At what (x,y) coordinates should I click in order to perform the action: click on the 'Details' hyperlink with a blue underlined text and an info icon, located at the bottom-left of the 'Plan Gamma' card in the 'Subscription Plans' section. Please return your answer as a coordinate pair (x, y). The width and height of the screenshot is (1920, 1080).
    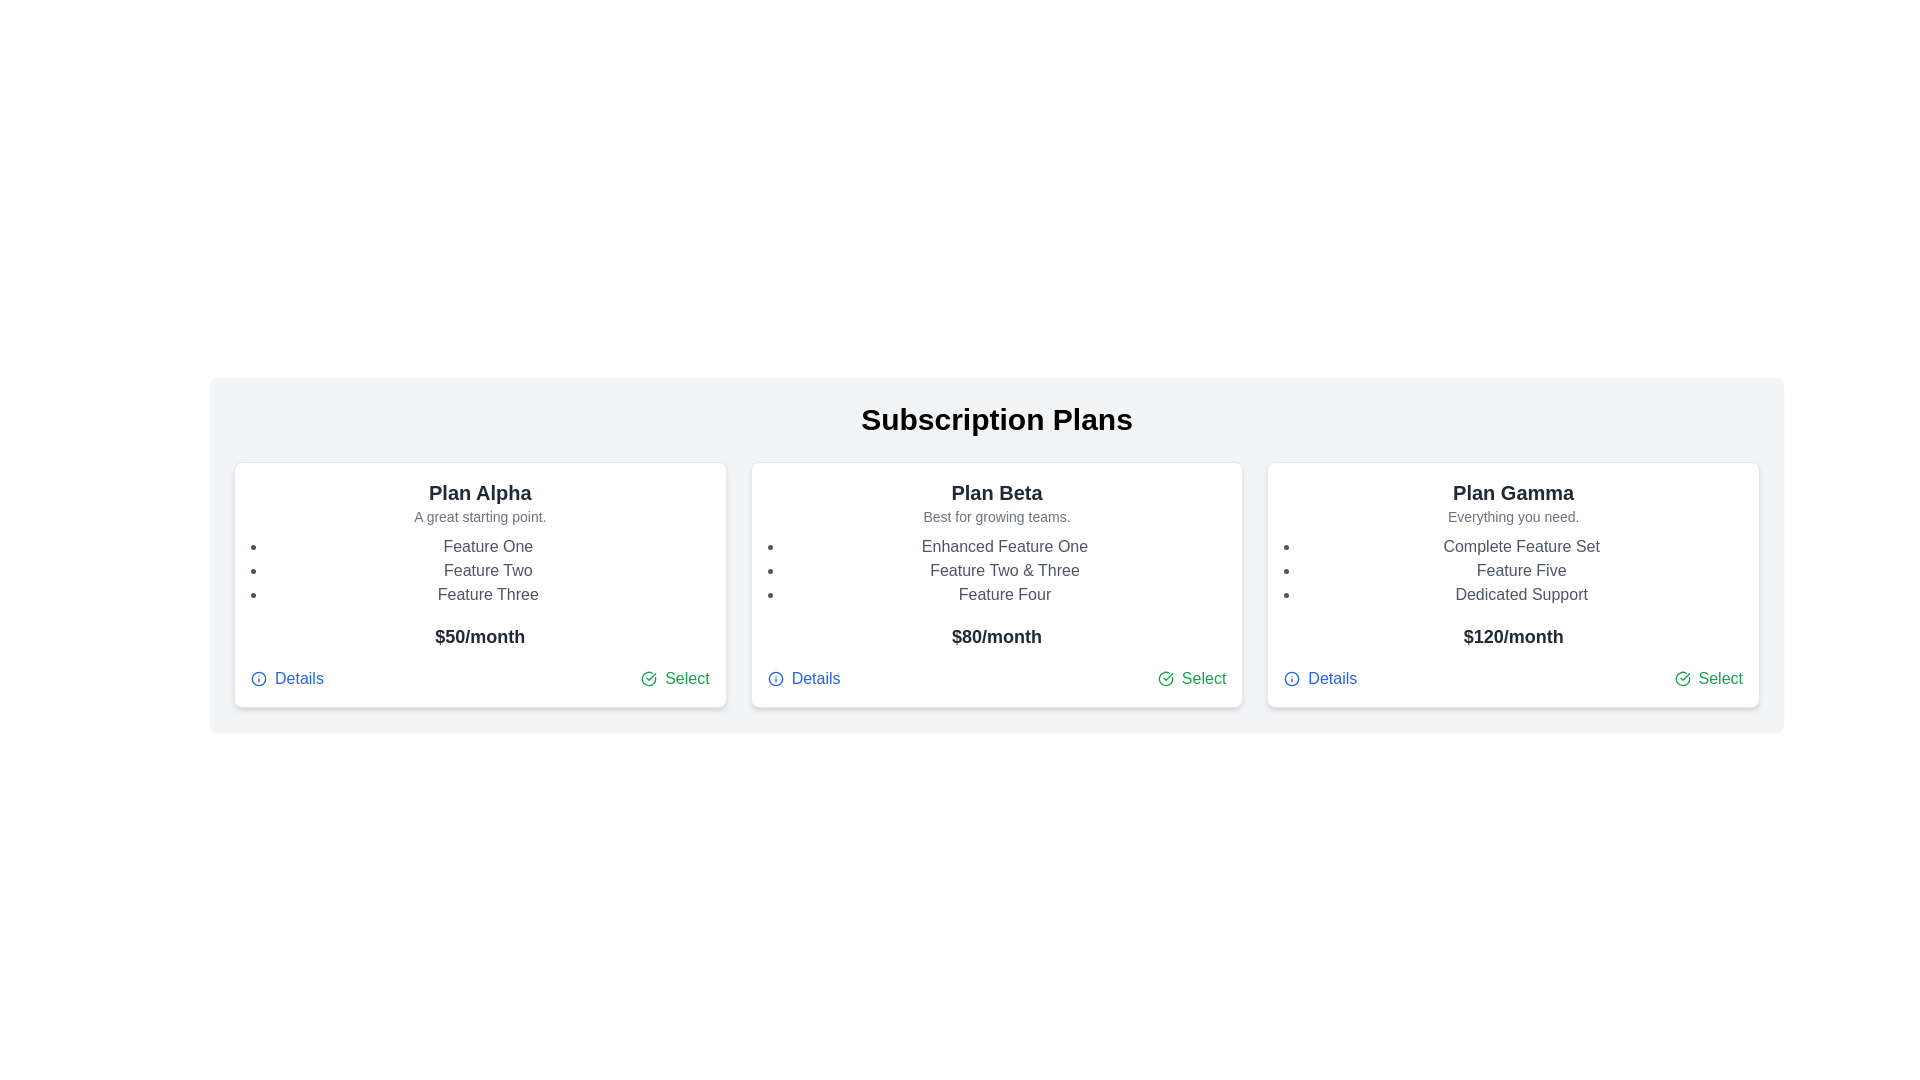
    Looking at the image, I should click on (1320, 677).